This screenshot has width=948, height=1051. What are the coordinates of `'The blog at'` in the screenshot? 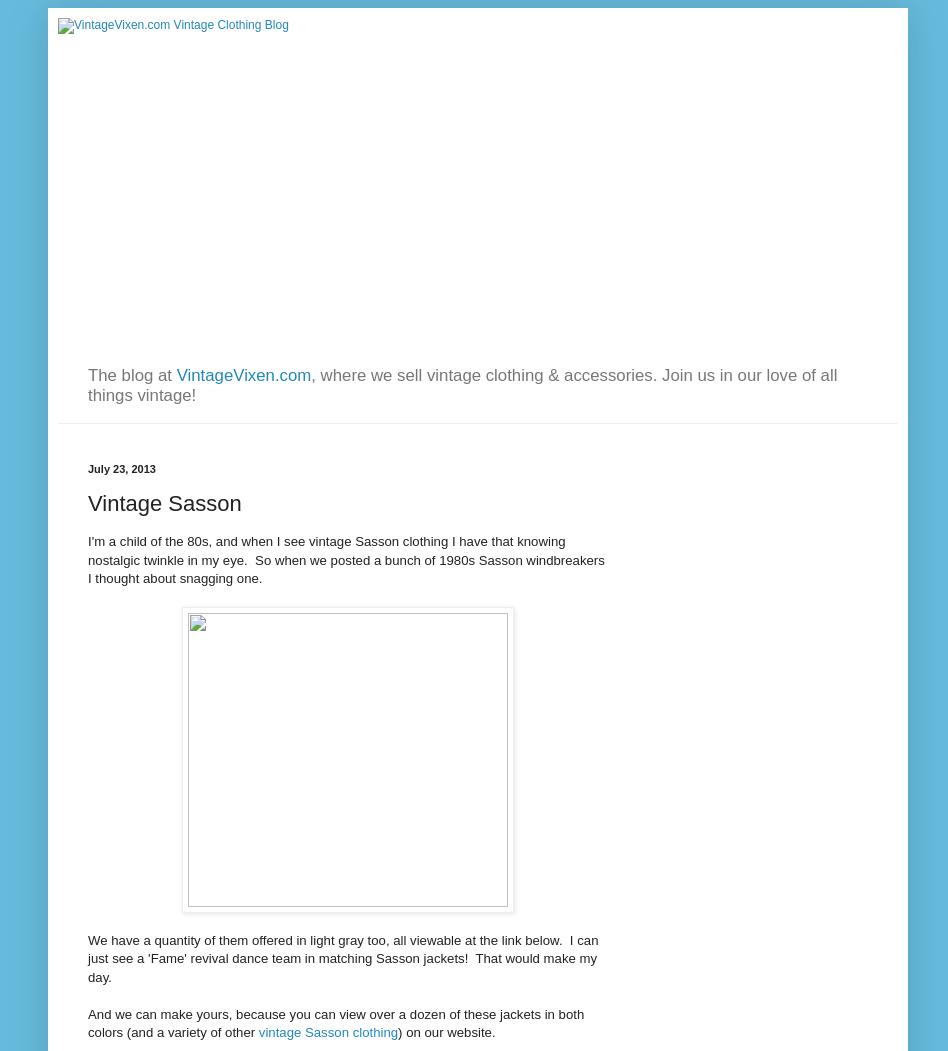 It's located at (130, 373).